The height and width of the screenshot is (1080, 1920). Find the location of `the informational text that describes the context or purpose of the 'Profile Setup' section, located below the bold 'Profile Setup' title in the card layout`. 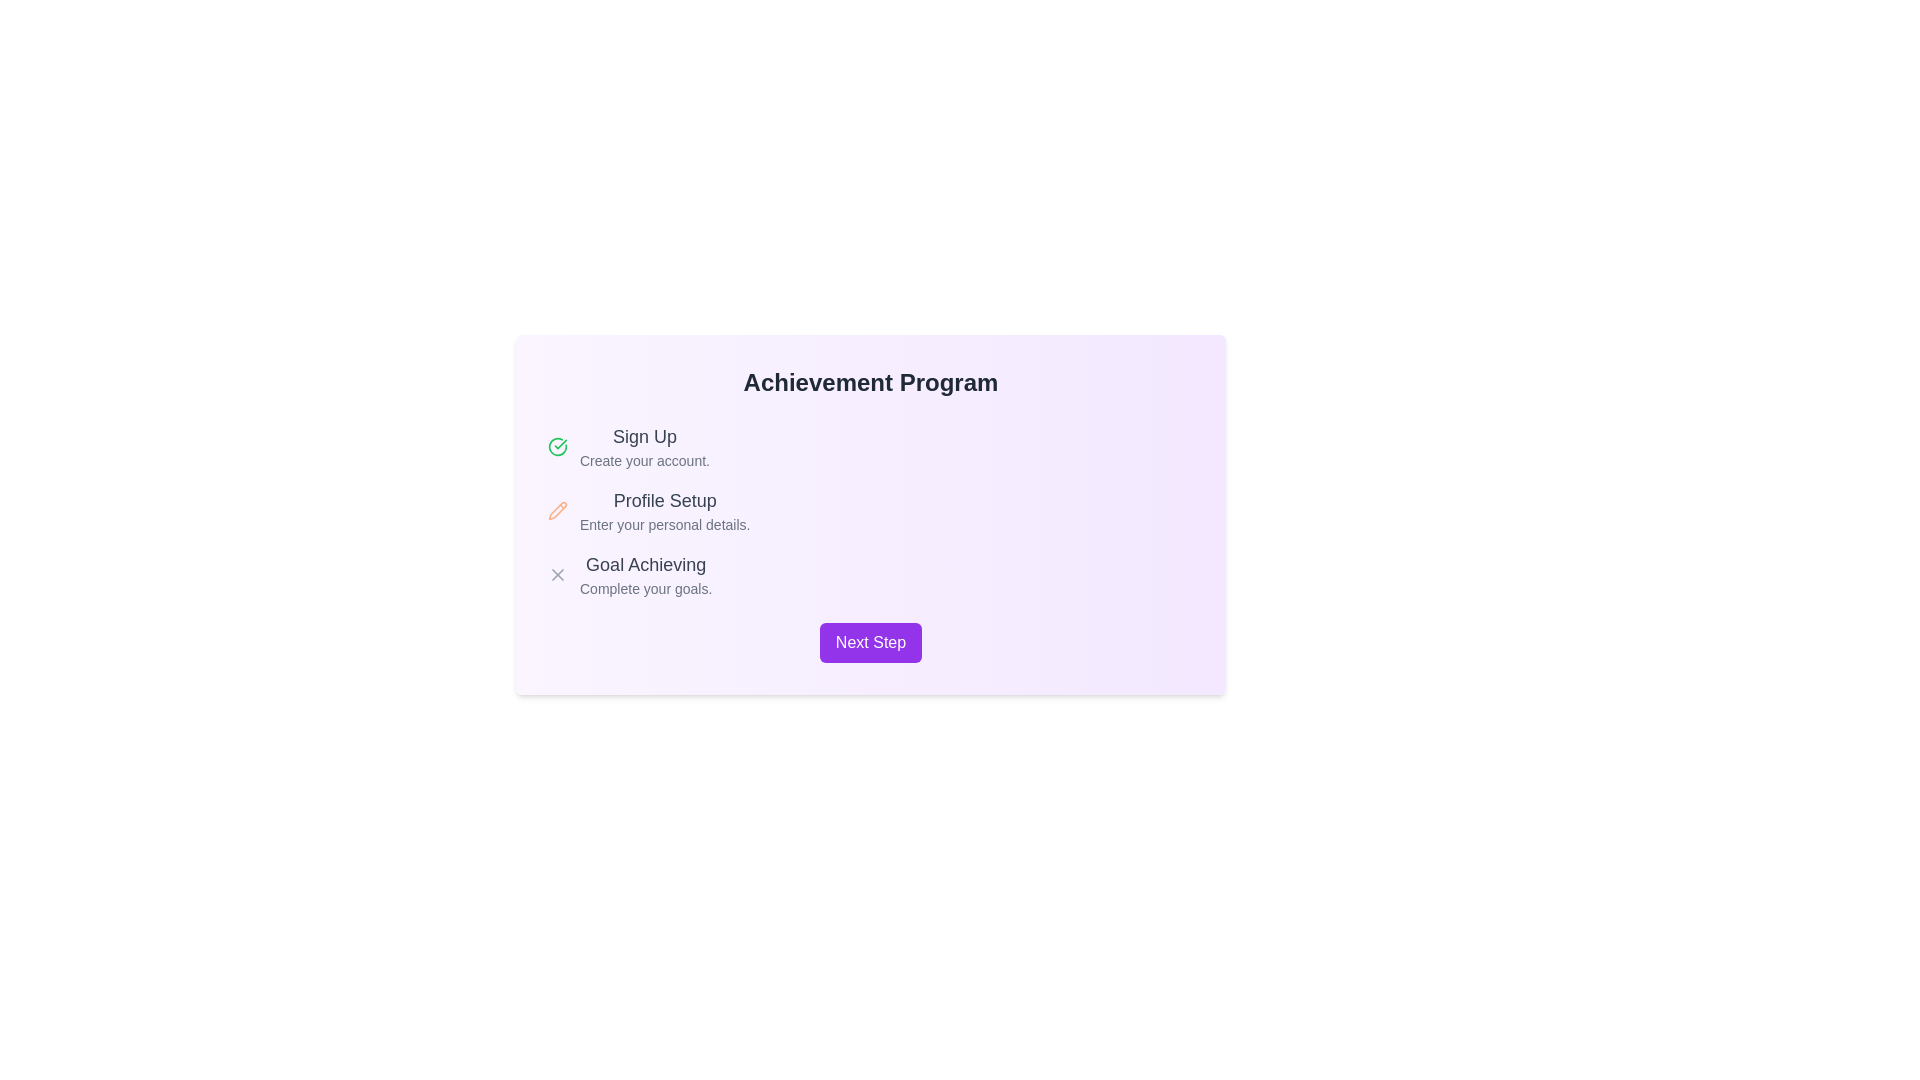

the informational text that describes the context or purpose of the 'Profile Setup' section, located below the bold 'Profile Setup' title in the card layout is located at coordinates (665, 523).